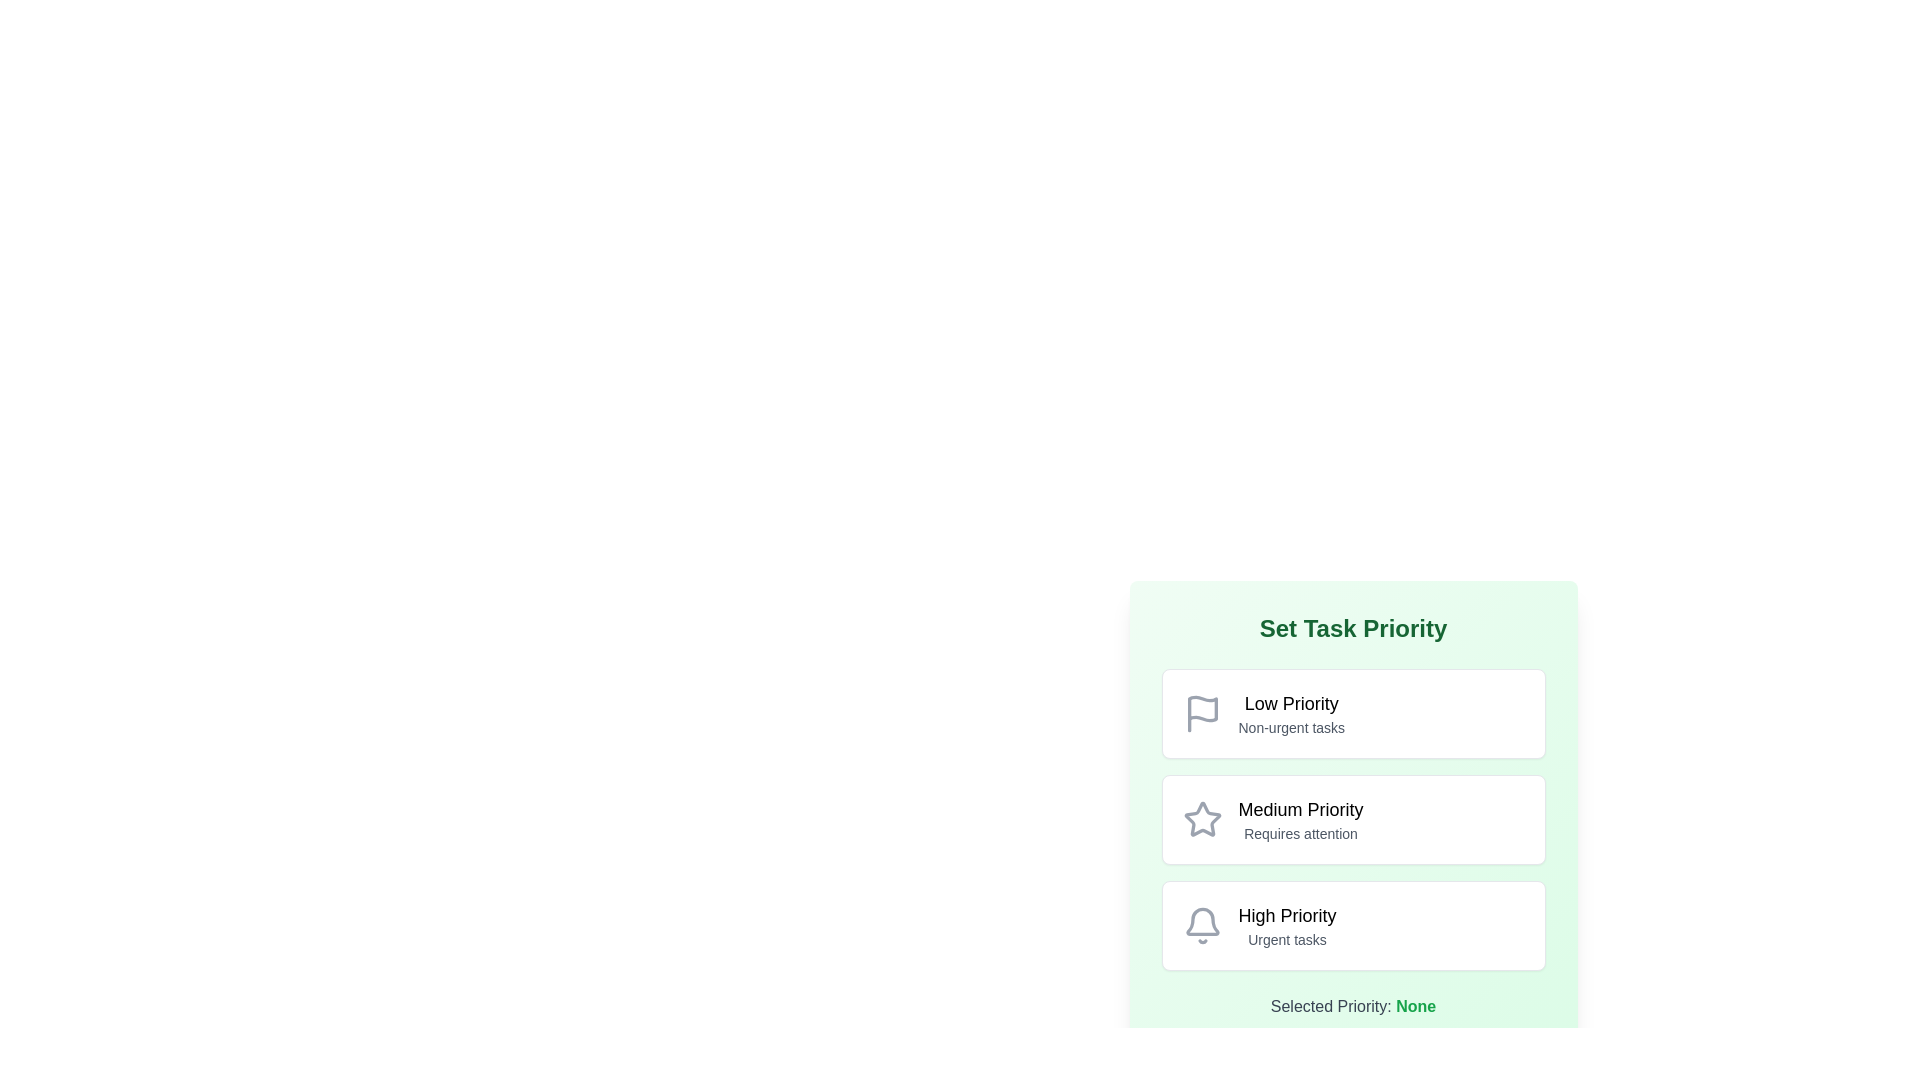  I want to click on the 'Medium Priority' option block, so click(1353, 820).